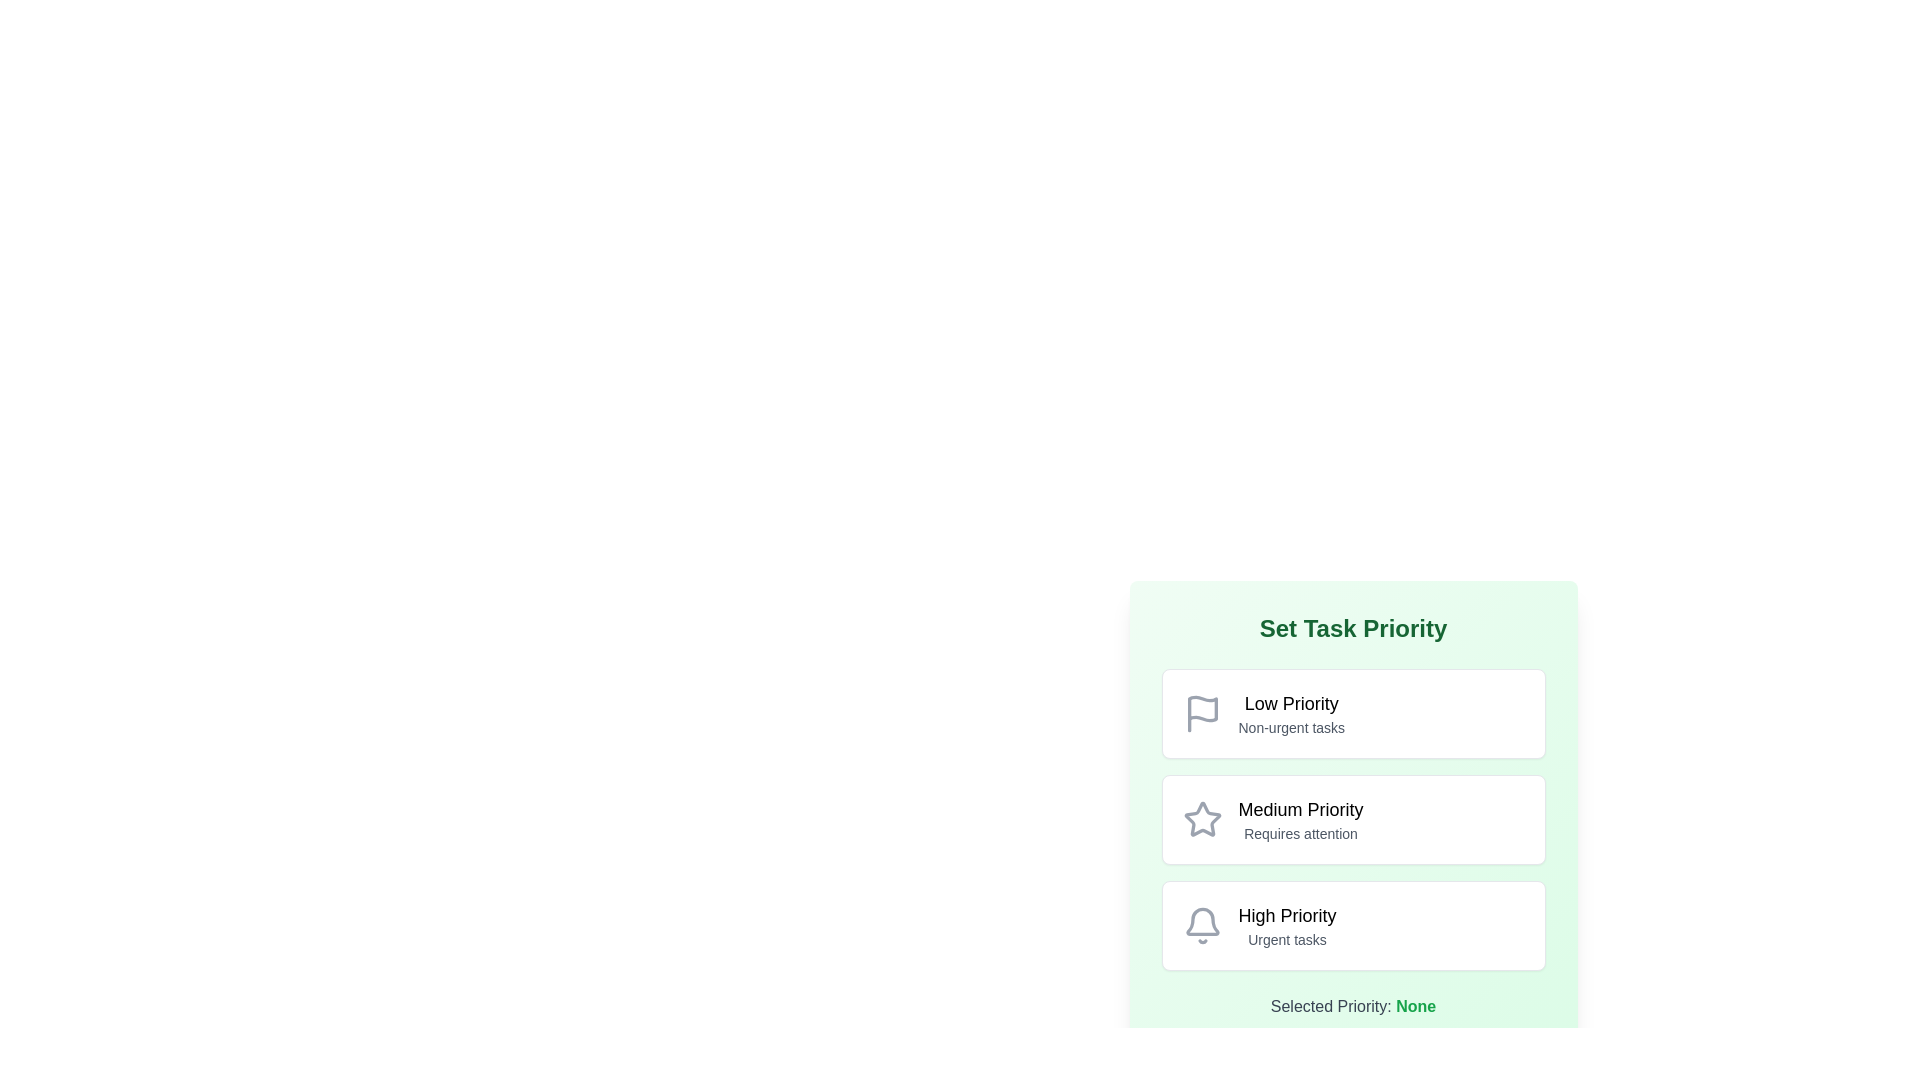  I want to click on the 'Medium Priority' option block, so click(1353, 820).